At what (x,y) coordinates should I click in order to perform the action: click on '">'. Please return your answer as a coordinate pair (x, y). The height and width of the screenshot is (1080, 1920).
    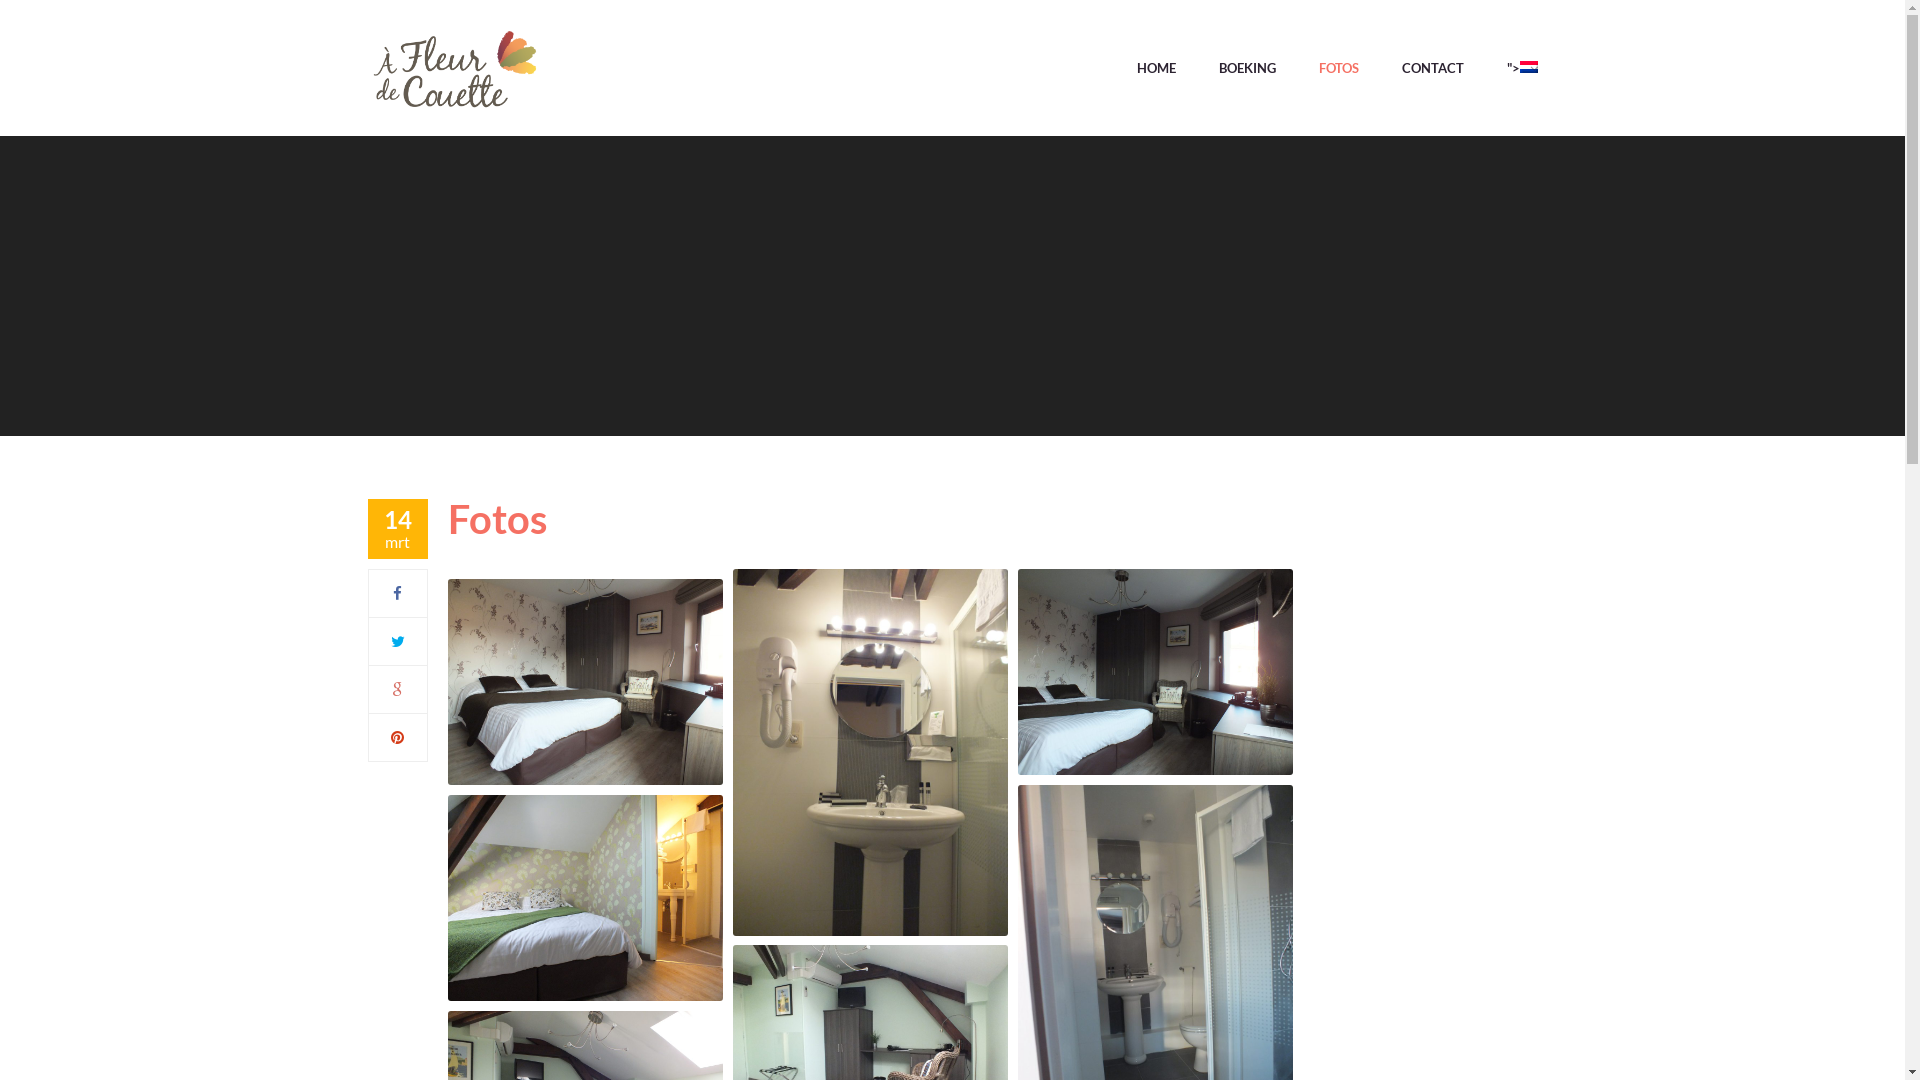
    Looking at the image, I should click on (1486, 72).